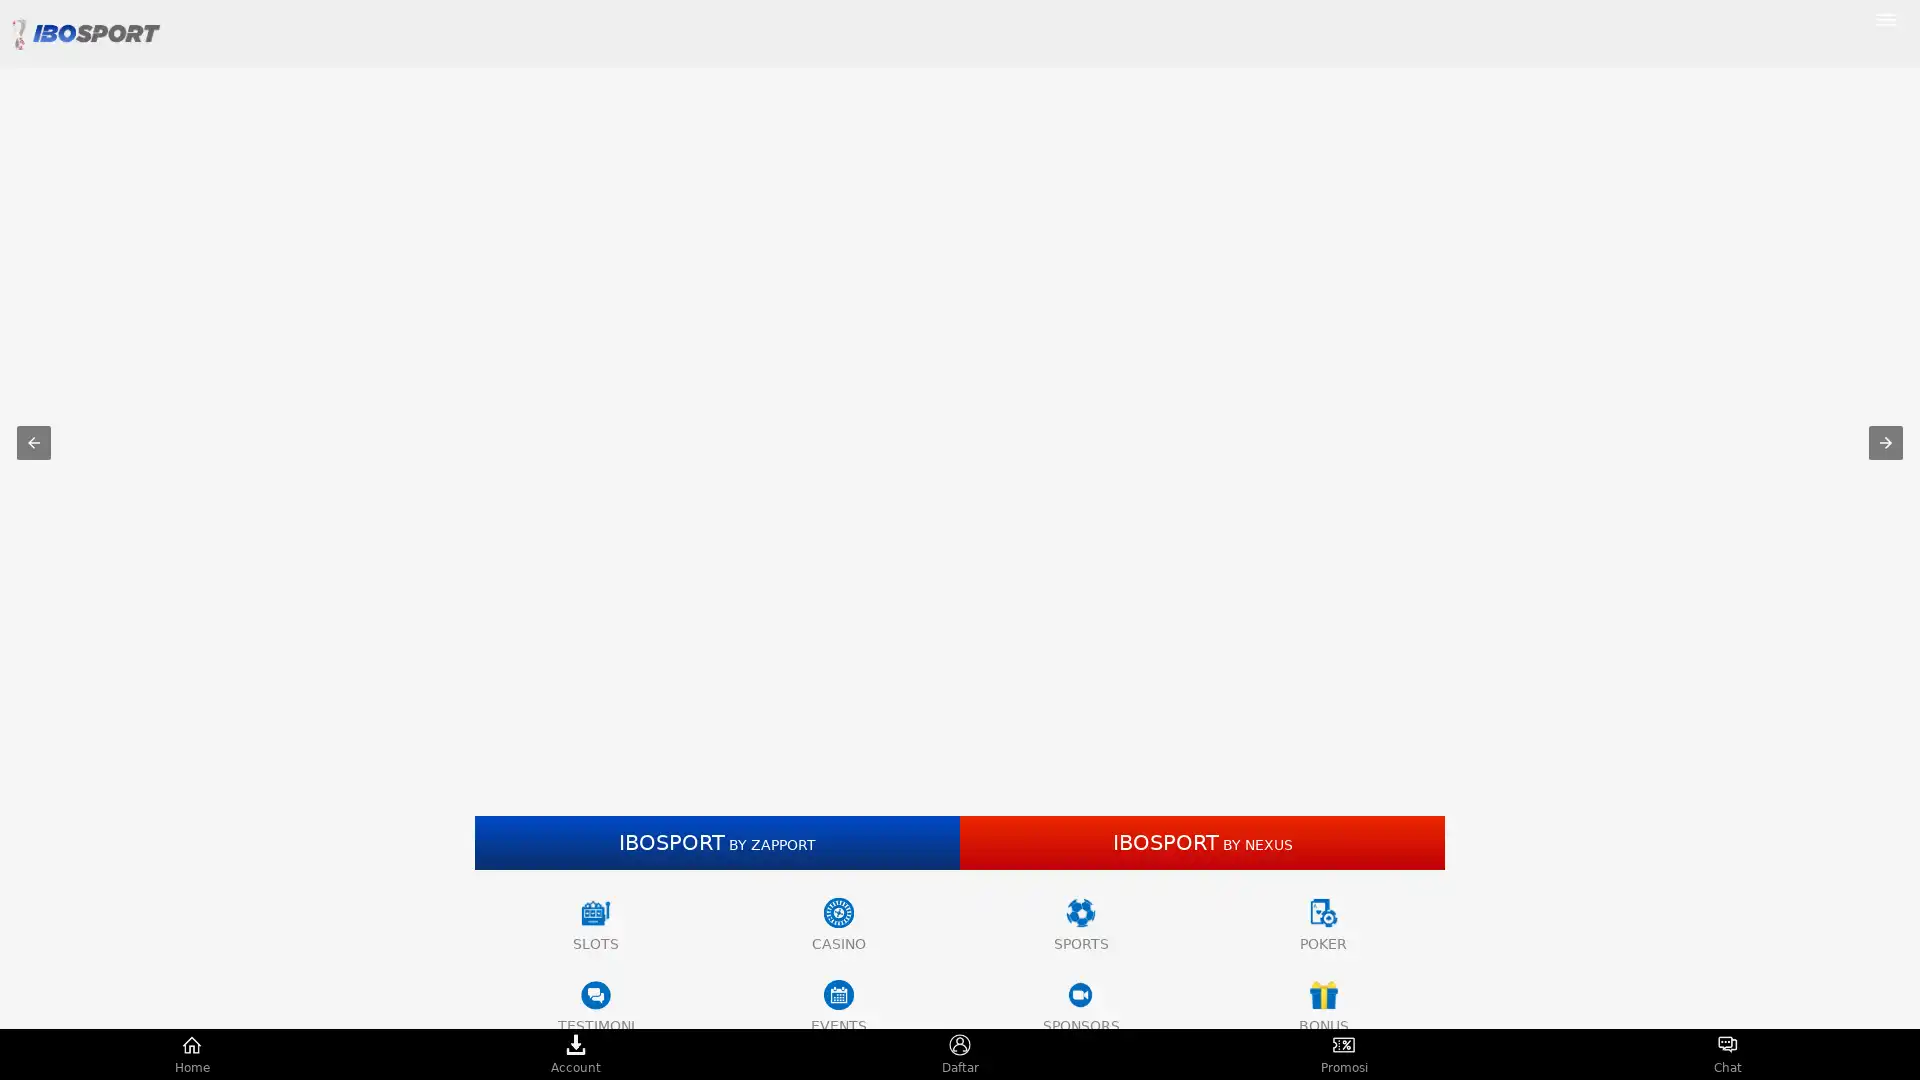 The image size is (1920, 1080). Describe the element at coordinates (33, 442) in the screenshot. I see `Previous item in carousel (3 of 5)` at that location.